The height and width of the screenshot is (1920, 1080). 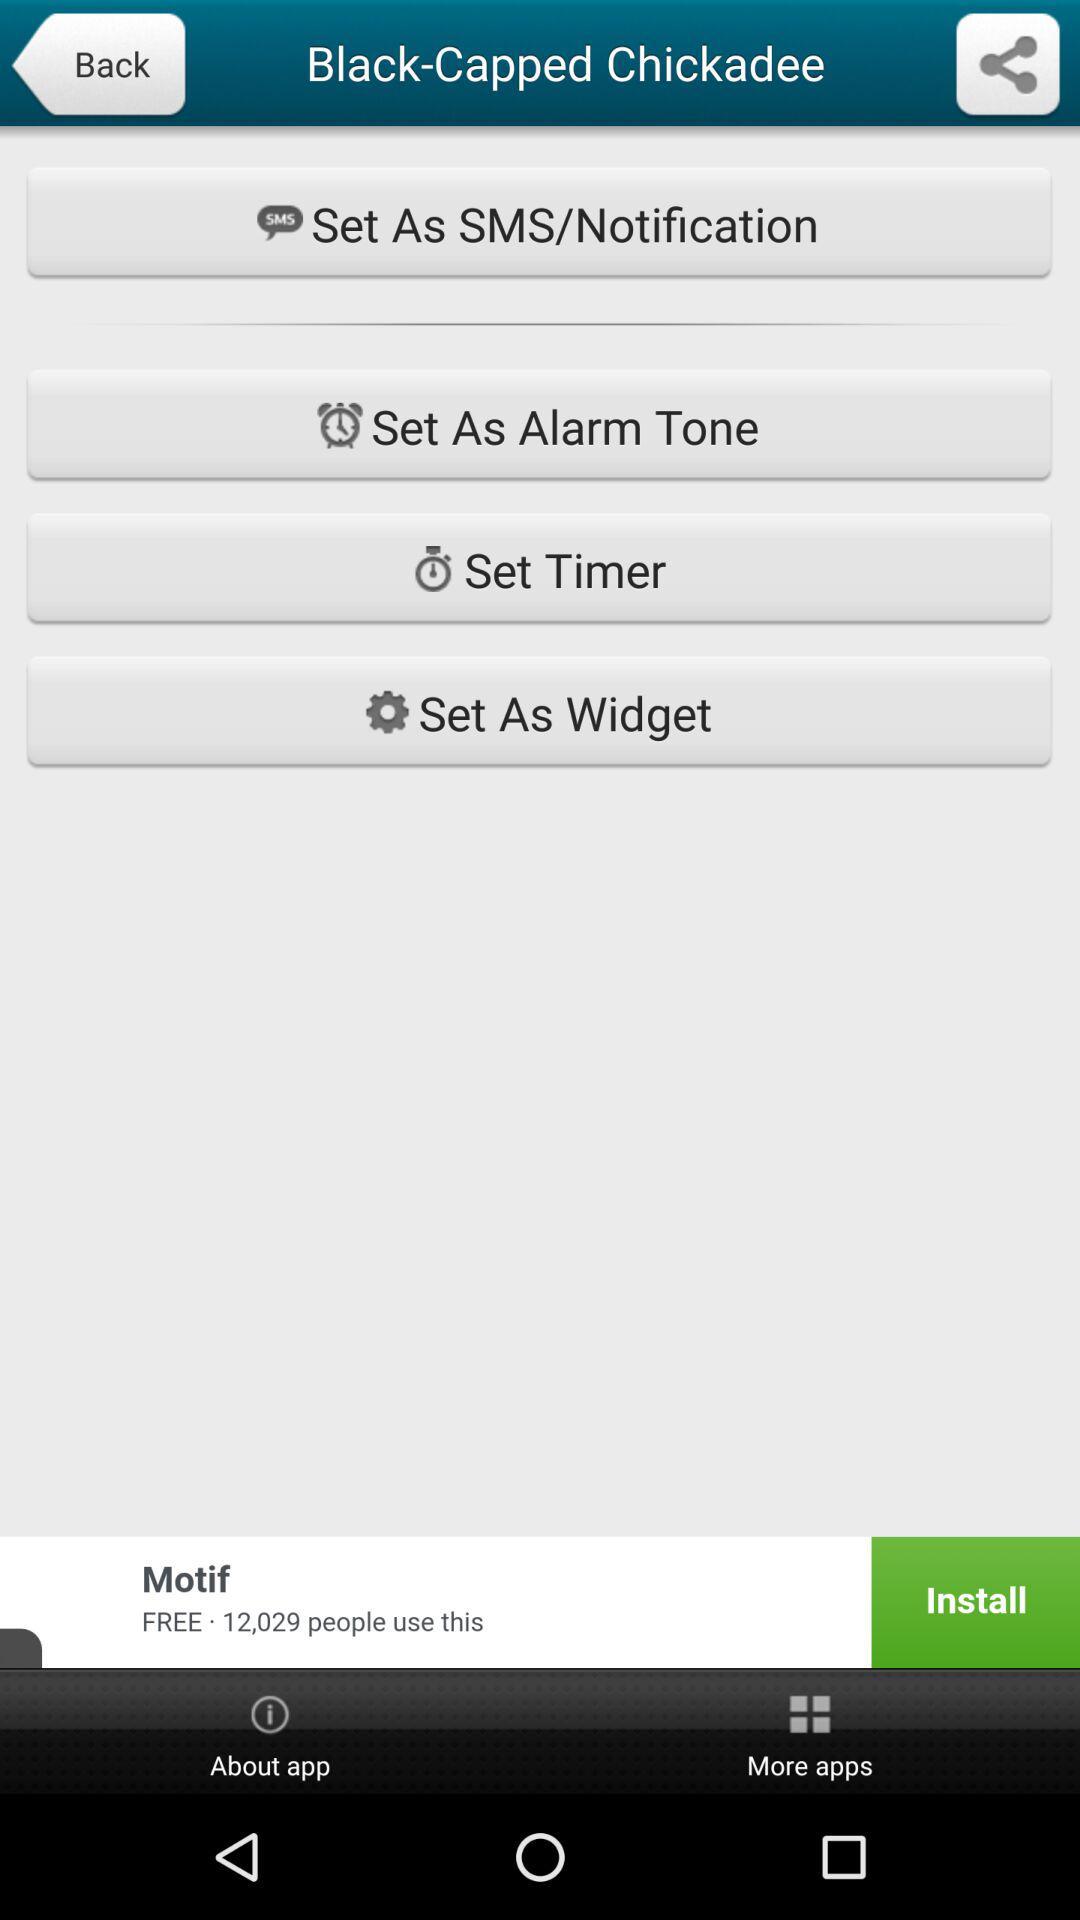 I want to click on icon at the bottom, so click(x=540, y=1602).